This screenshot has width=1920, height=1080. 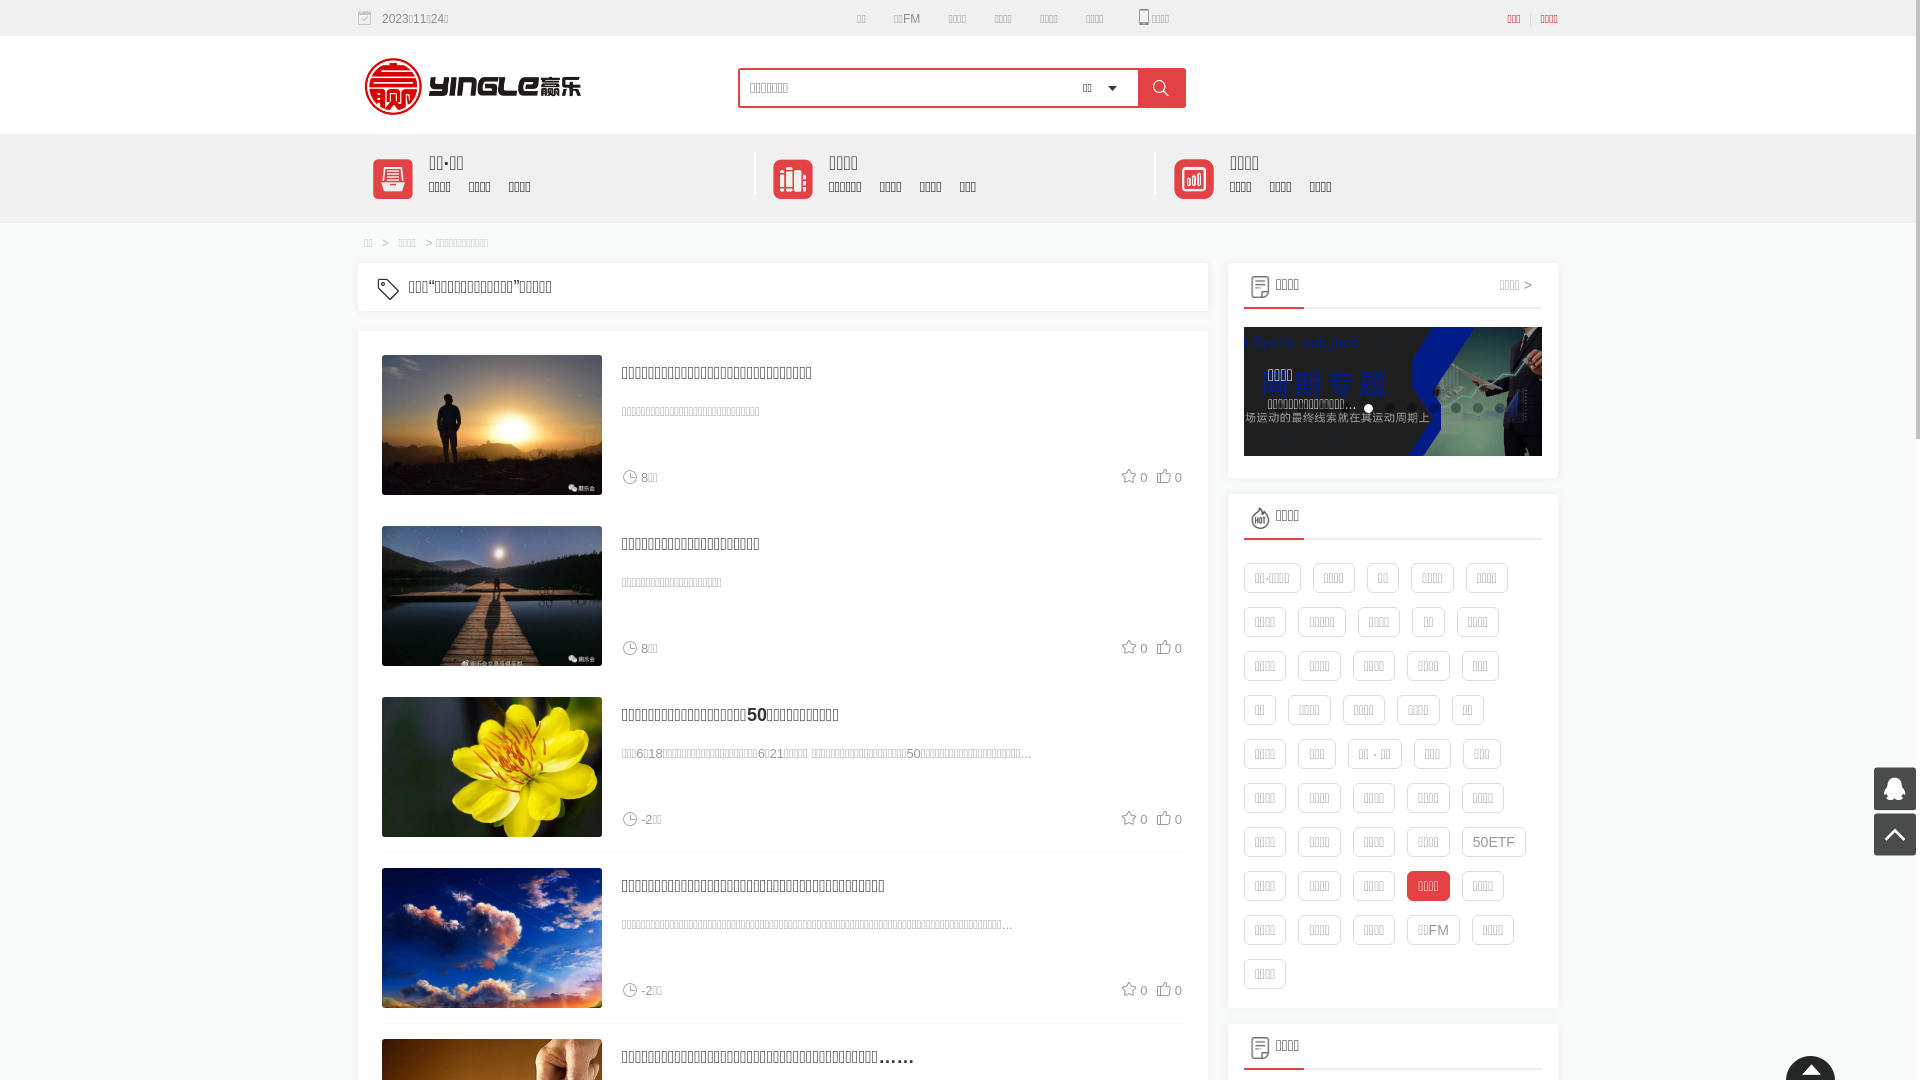 What do you see at coordinates (1492, 407) in the screenshot?
I see `'11'` at bounding box center [1492, 407].